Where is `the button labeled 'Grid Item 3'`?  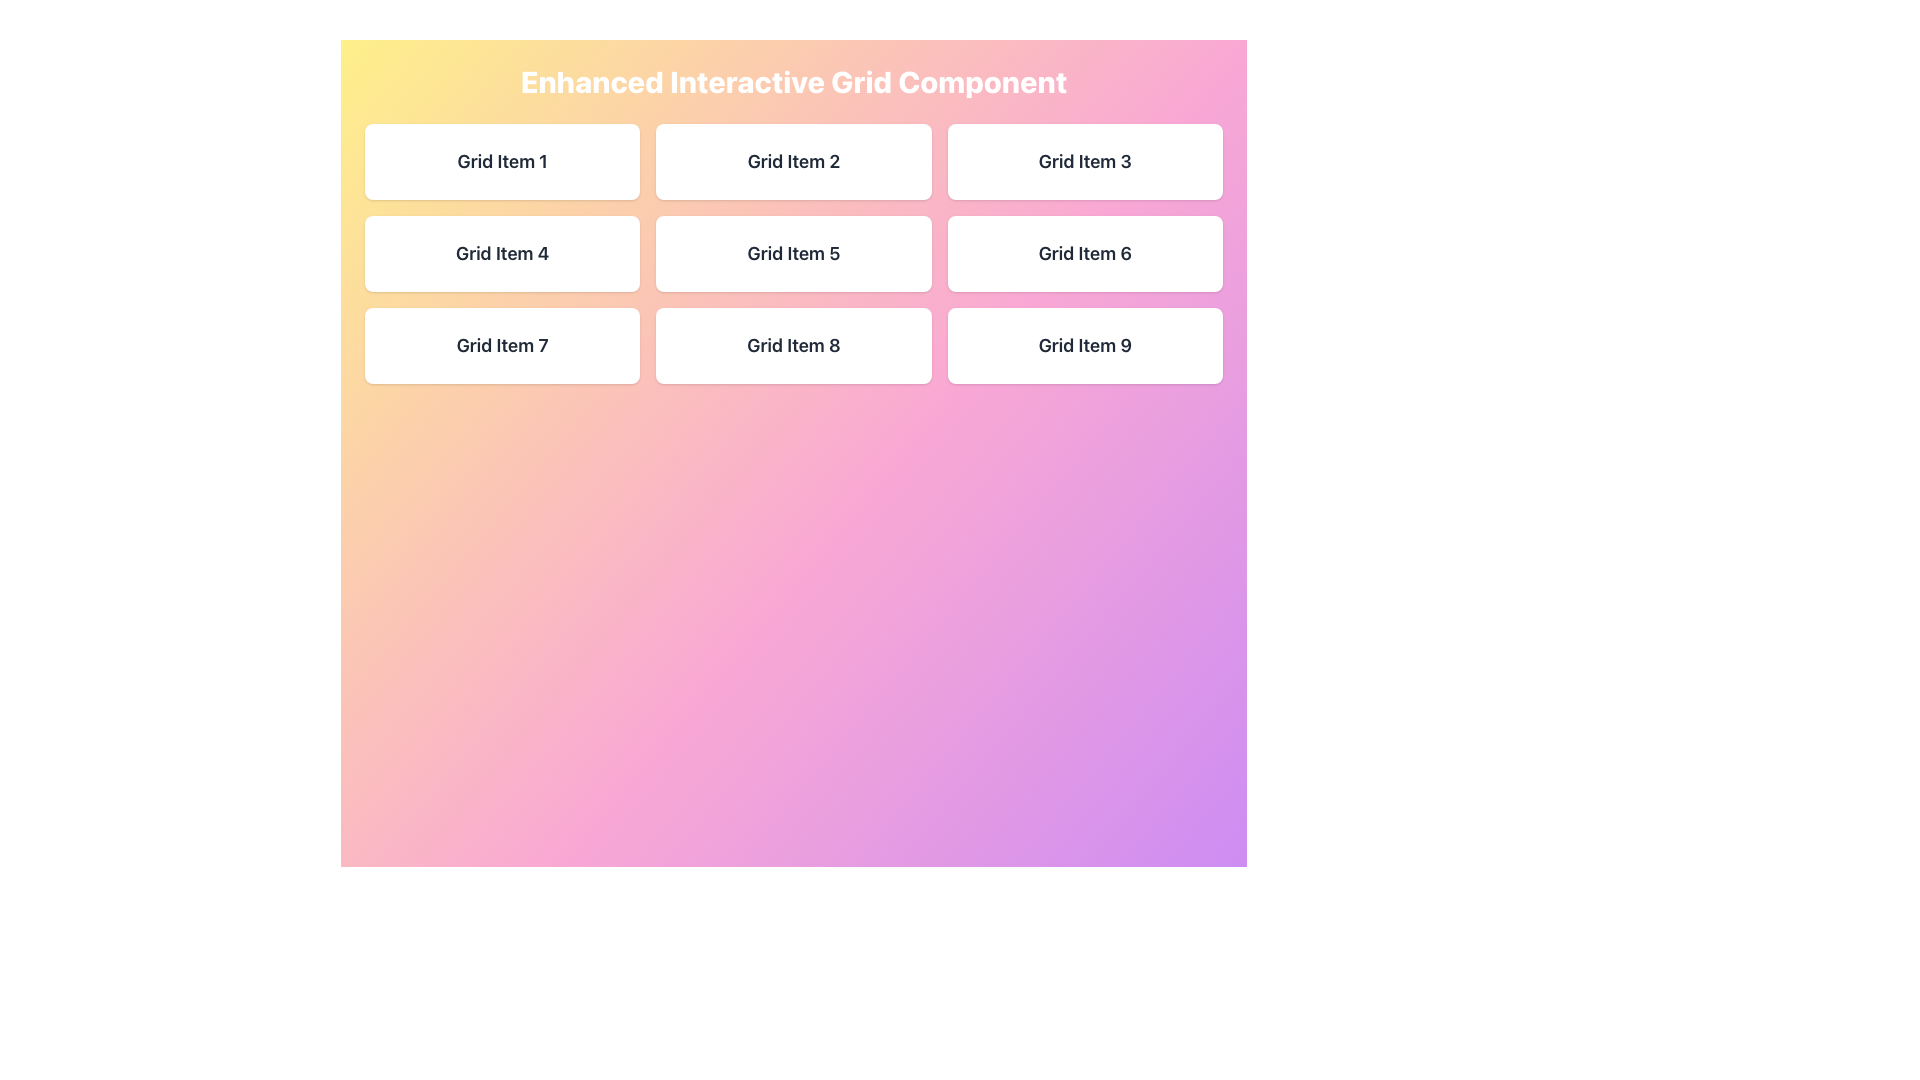
the button labeled 'Grid Item 3' is located at coordinates (1084, 161).